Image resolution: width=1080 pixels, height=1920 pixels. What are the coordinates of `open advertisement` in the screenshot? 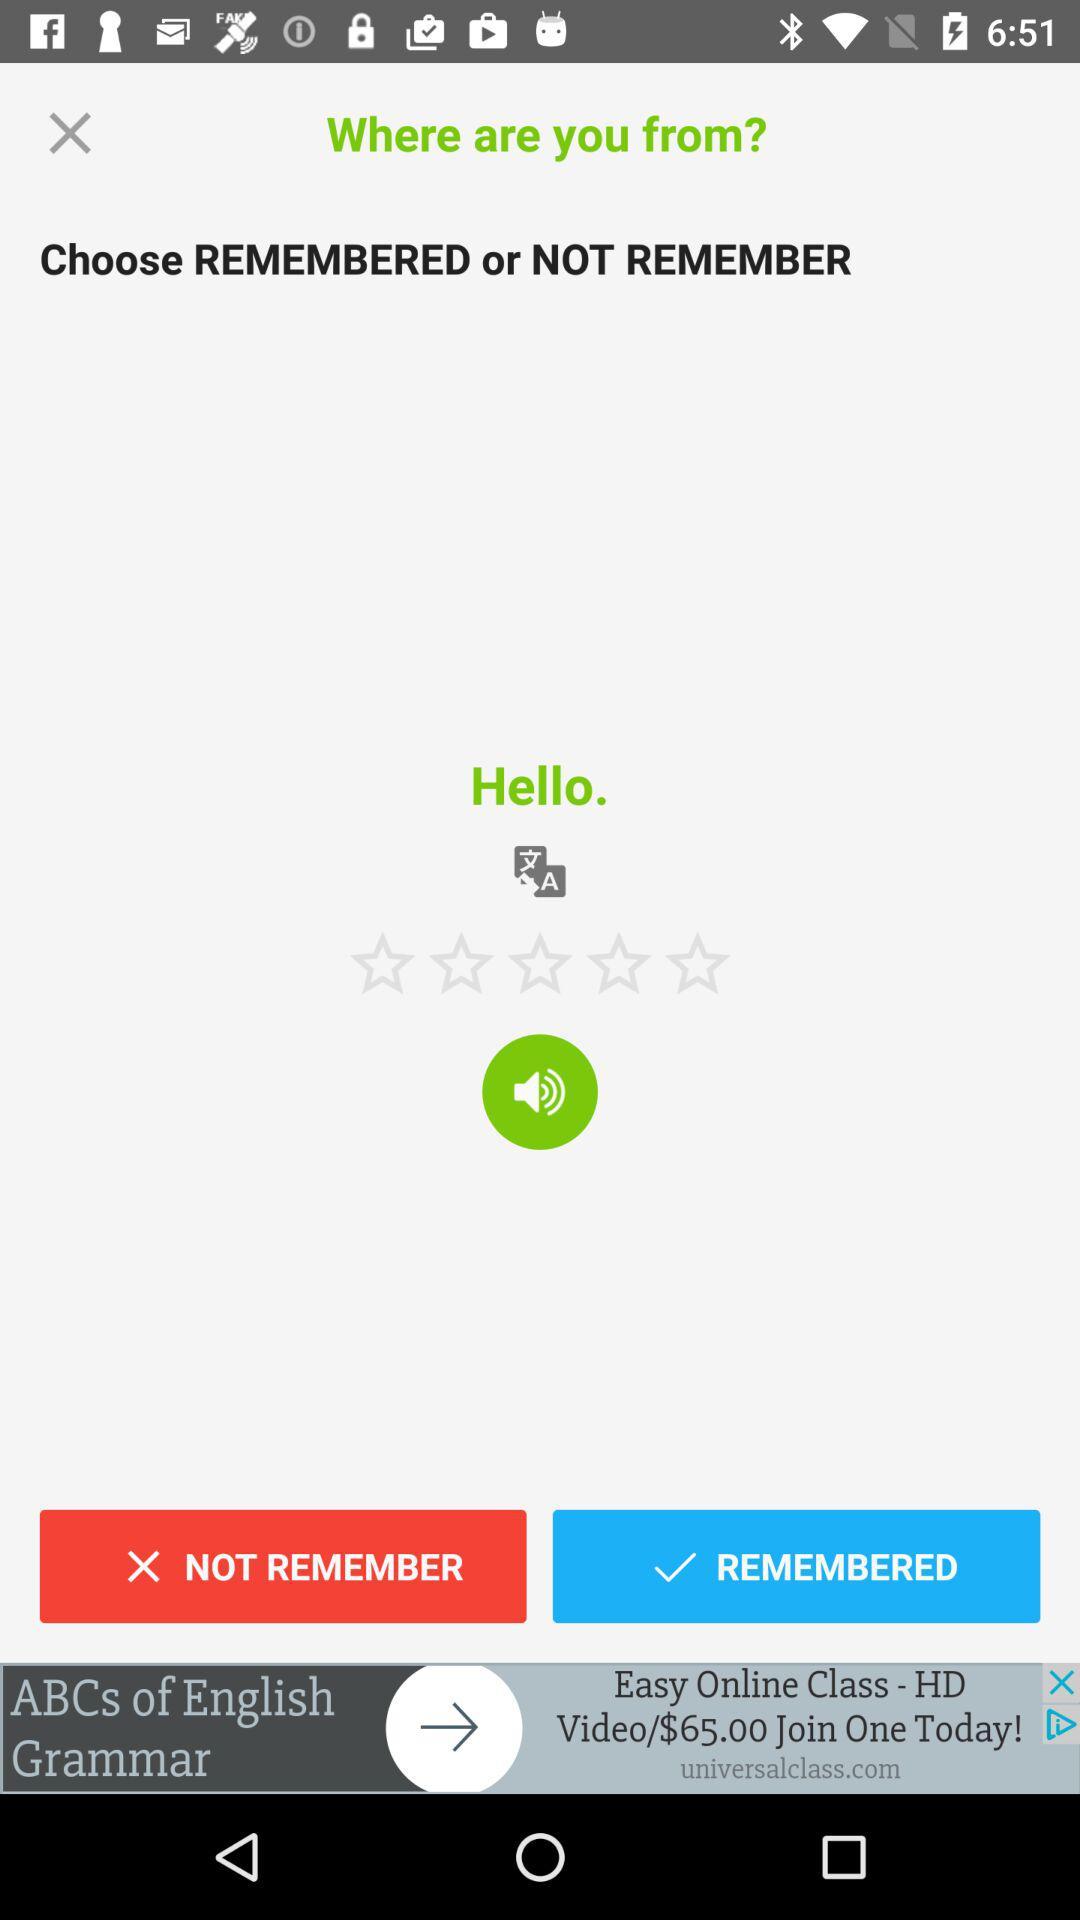 It's located at (540, 1727).